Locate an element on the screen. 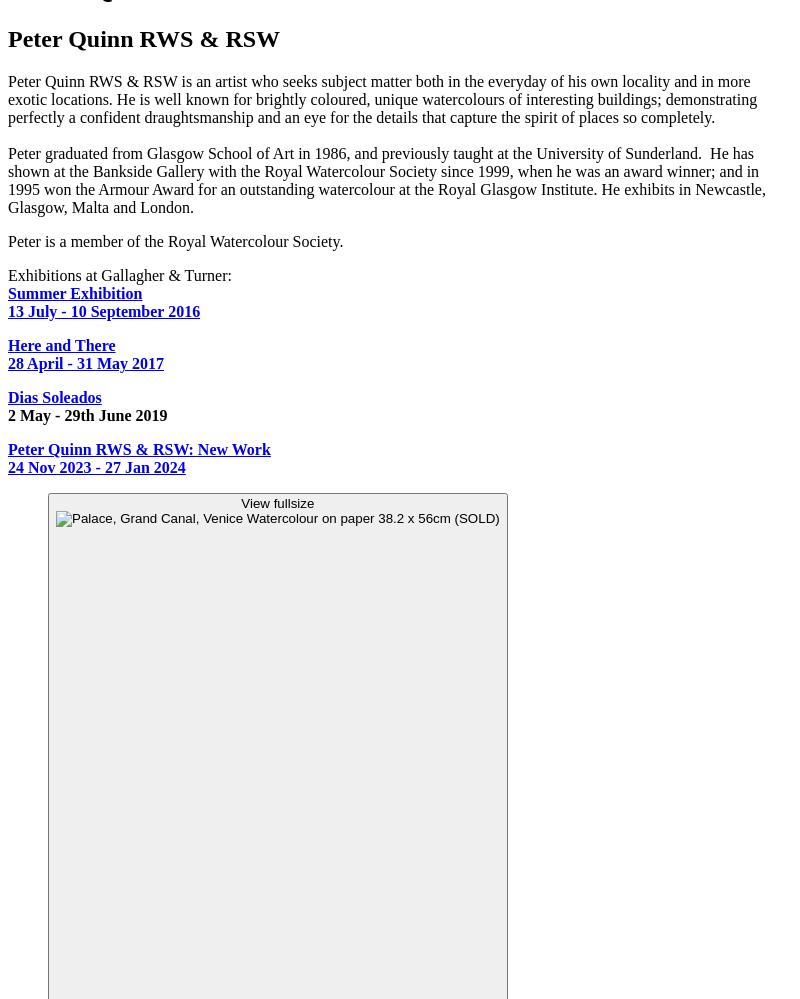 Image resolution: width=800 pixels, height=999 pixels. '2 May - 29th June 2019' is located at coordinates (87, 414).